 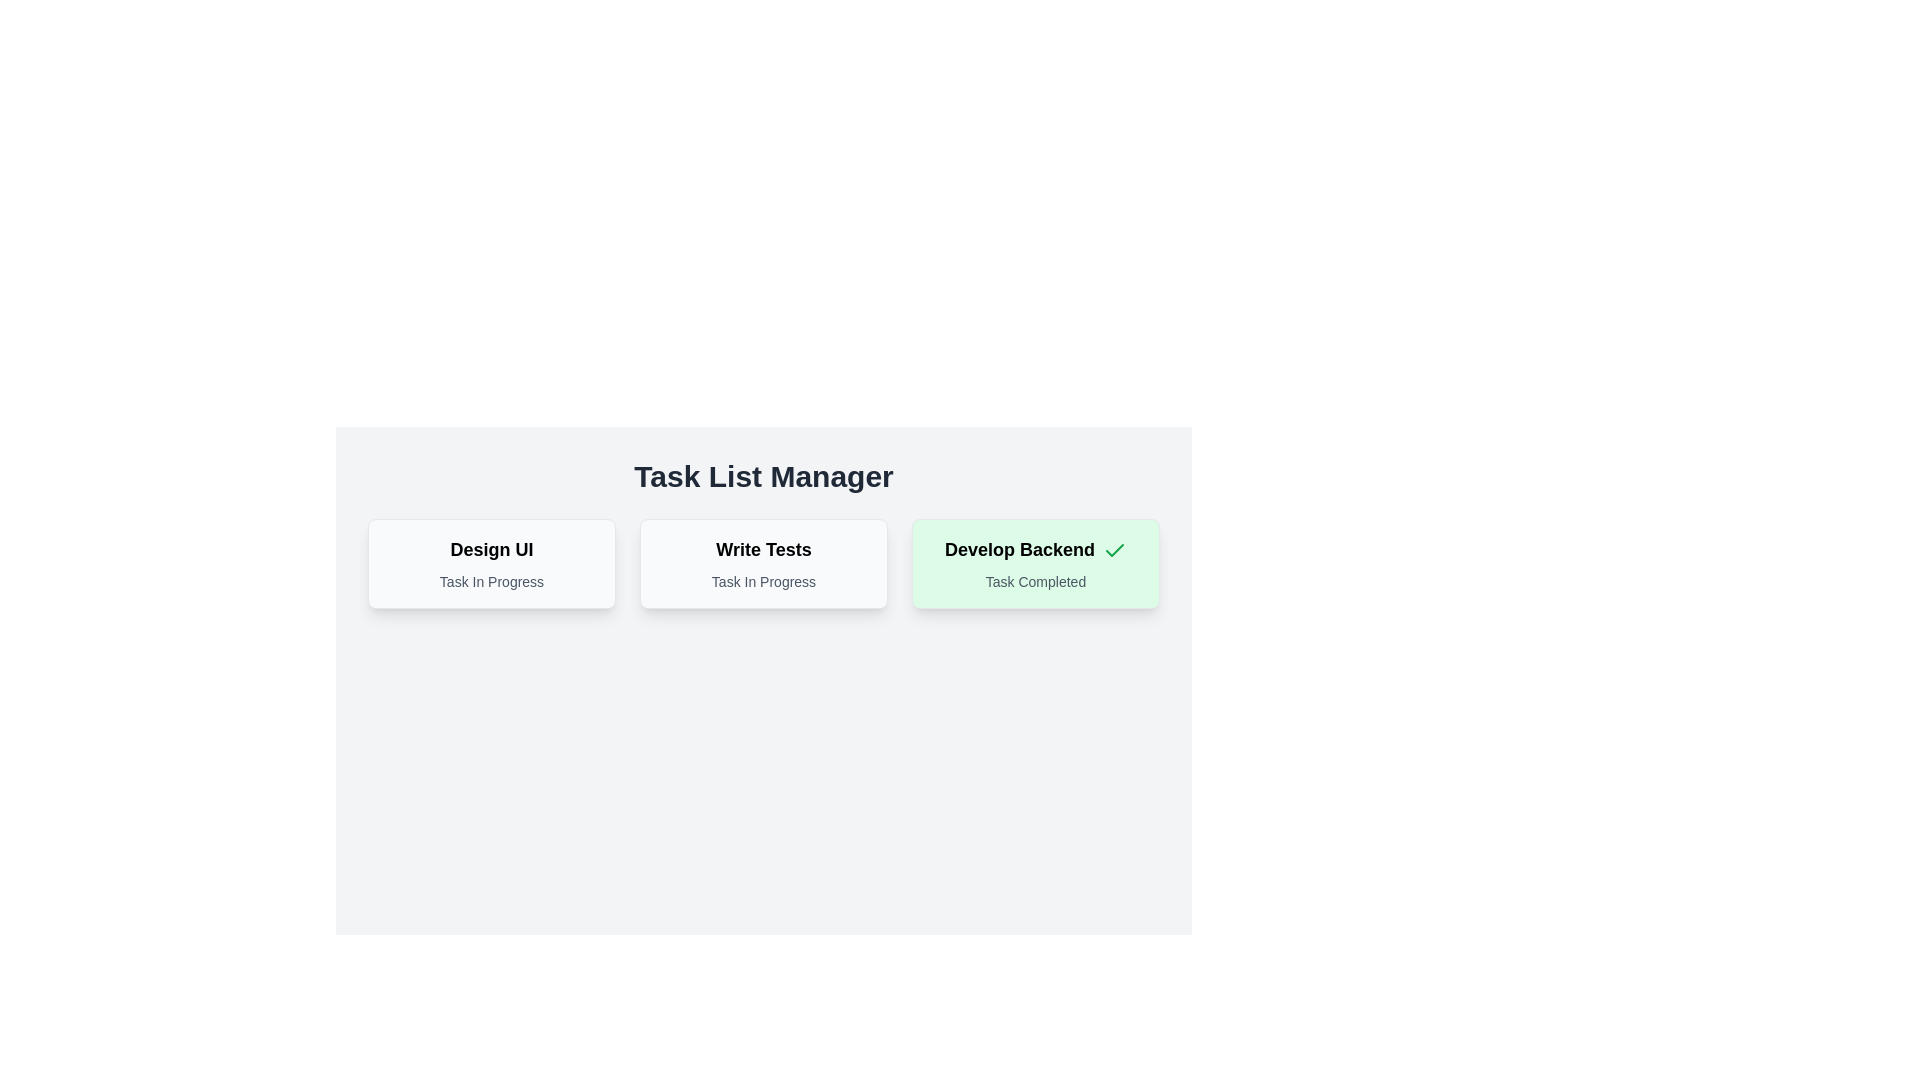 I want to click on the Information Card titled 'Design UI' that indicates 'Task In Progress', so click(x=491, y=563).